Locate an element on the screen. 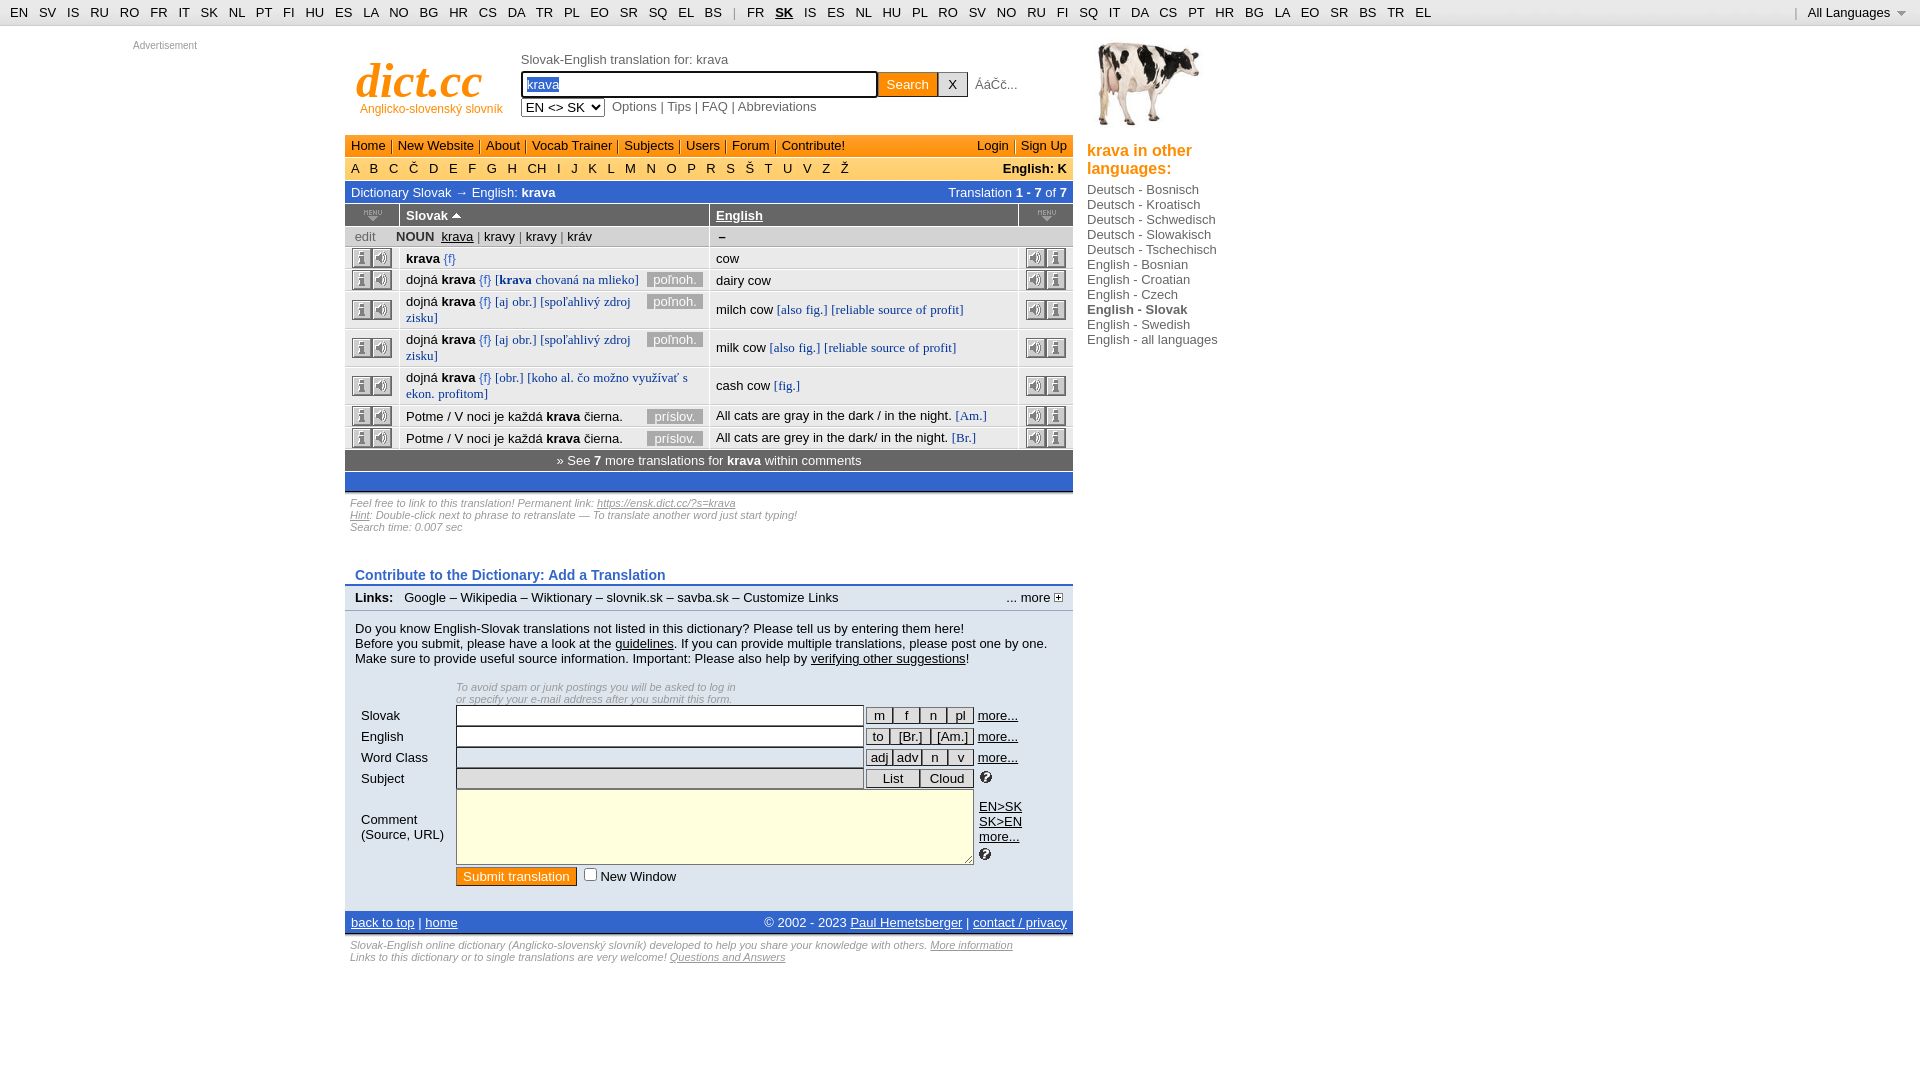 The width and height of the screenshot is (1920, 1080). 'zdroj' is located at coordinates (616, 301).